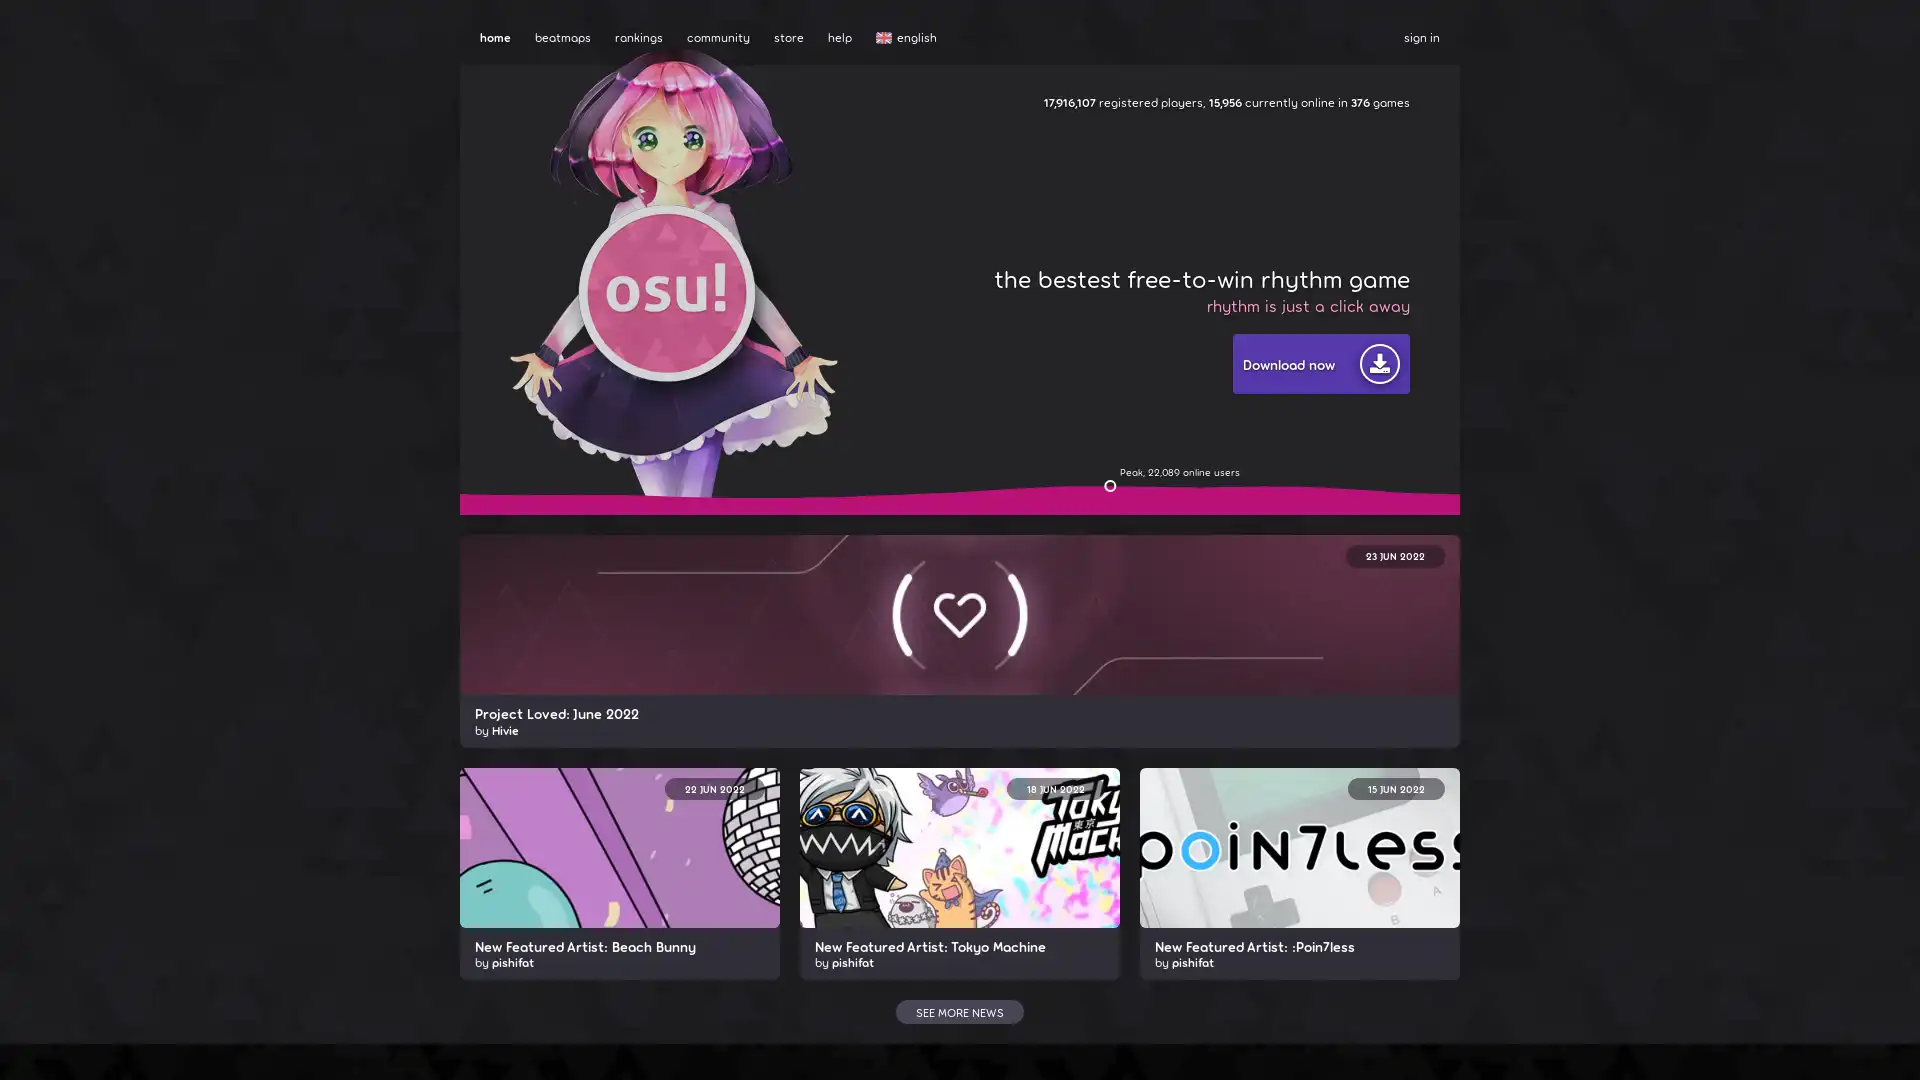  I want to click on norsk, so click(935, 496).